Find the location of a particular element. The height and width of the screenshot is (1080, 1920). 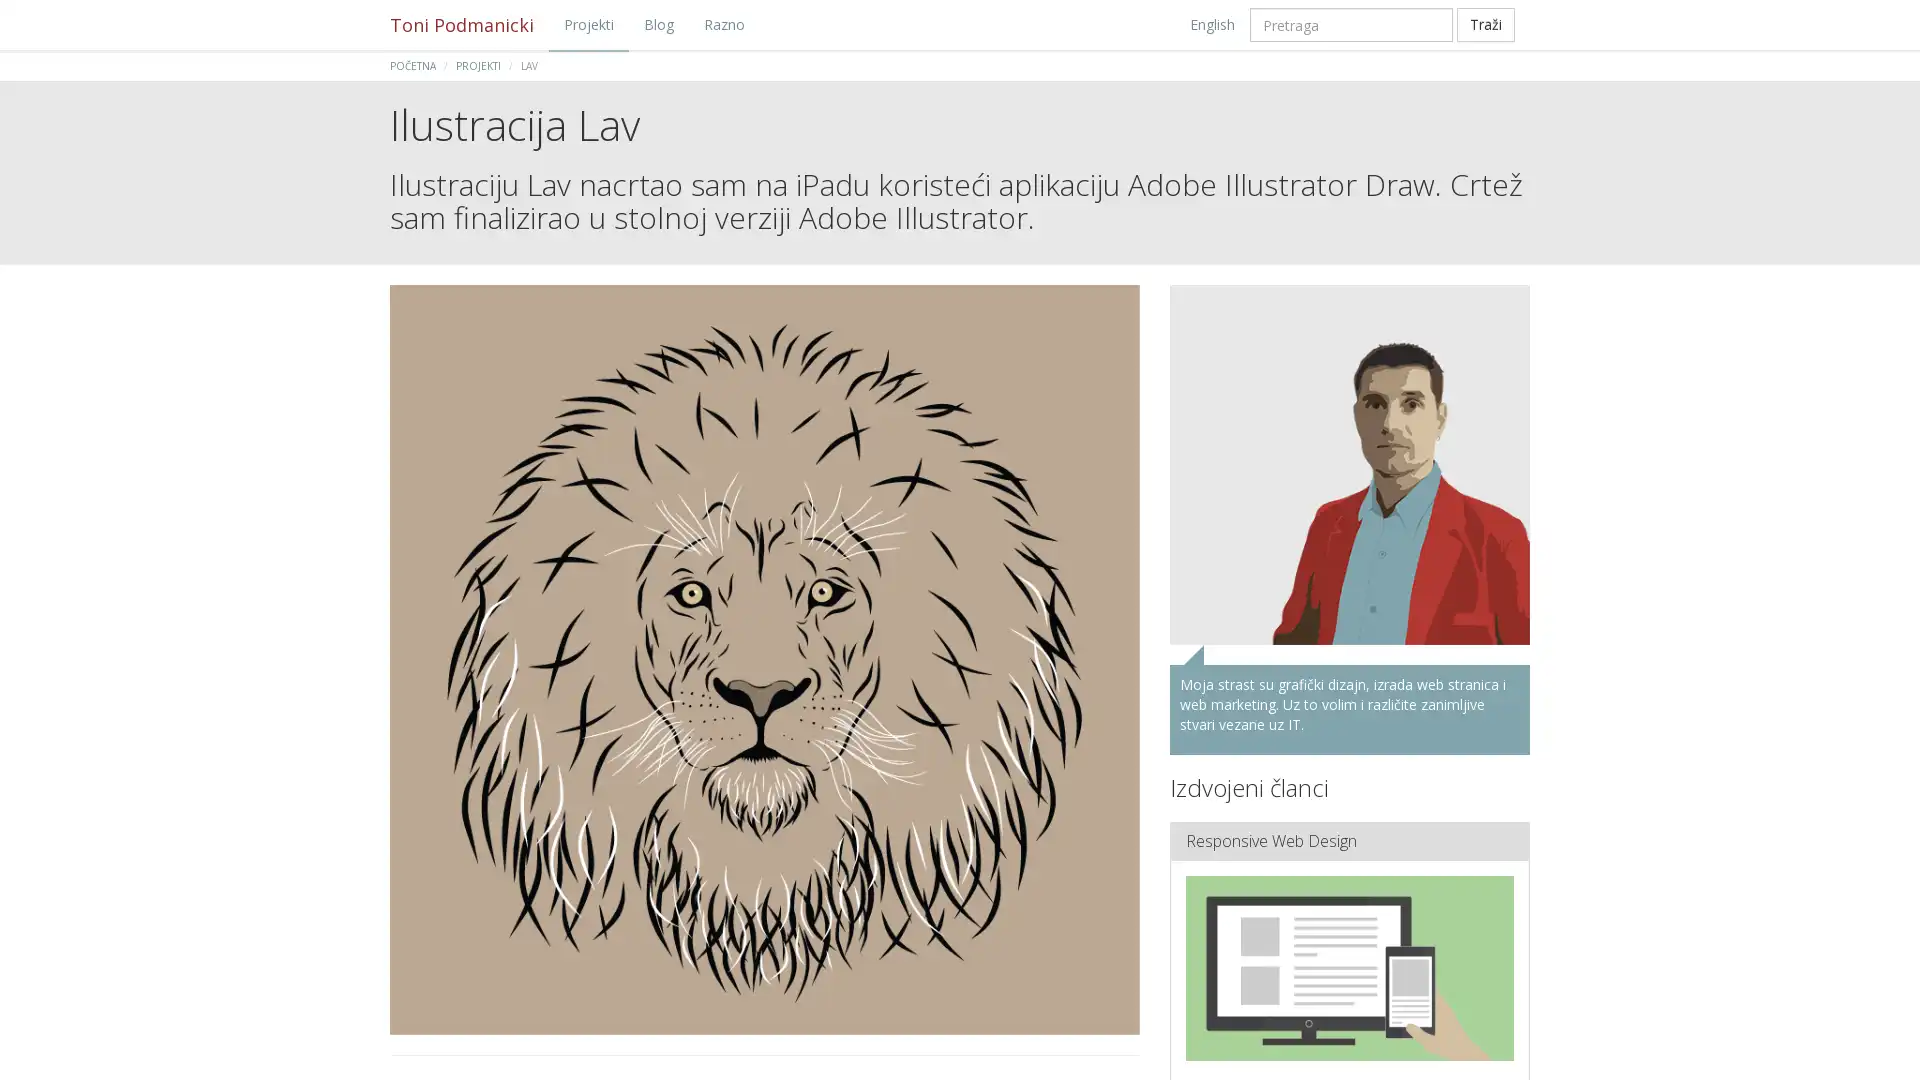

Trazi is located at coordinates (1486, 24).